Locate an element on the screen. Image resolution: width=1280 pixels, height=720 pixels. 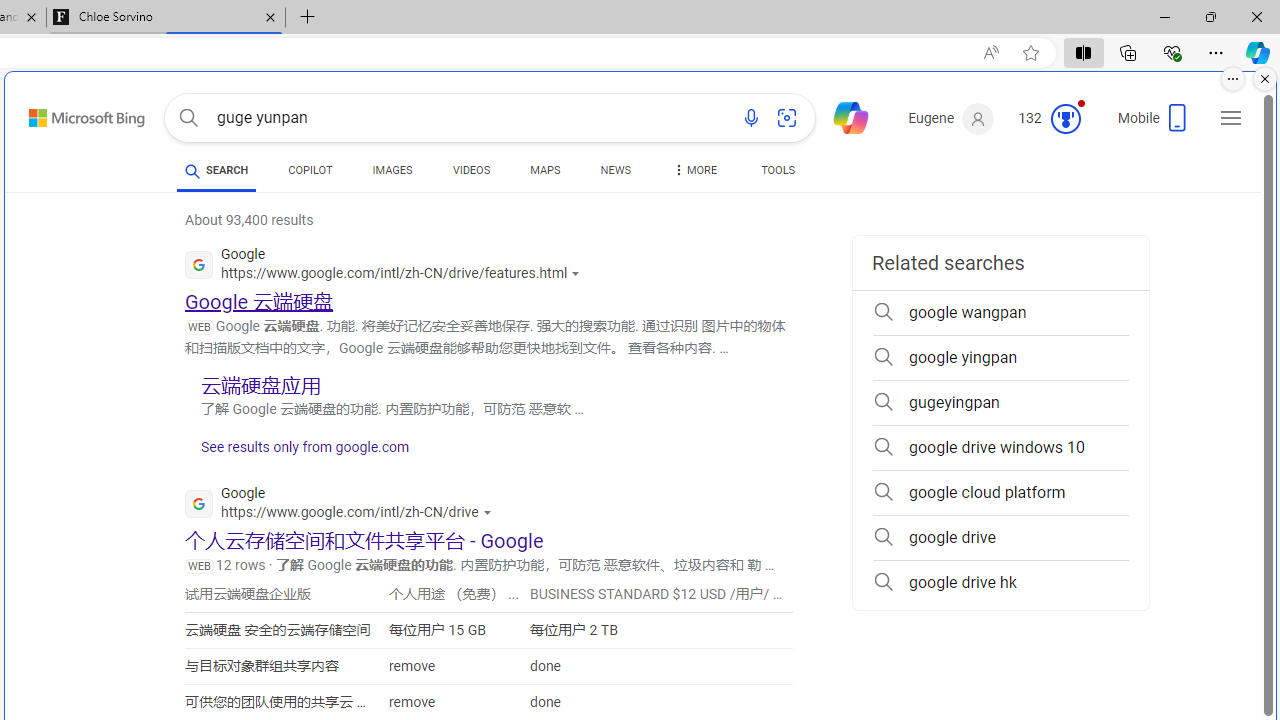
'VIDEOS' is located at coordinates (470, 172).